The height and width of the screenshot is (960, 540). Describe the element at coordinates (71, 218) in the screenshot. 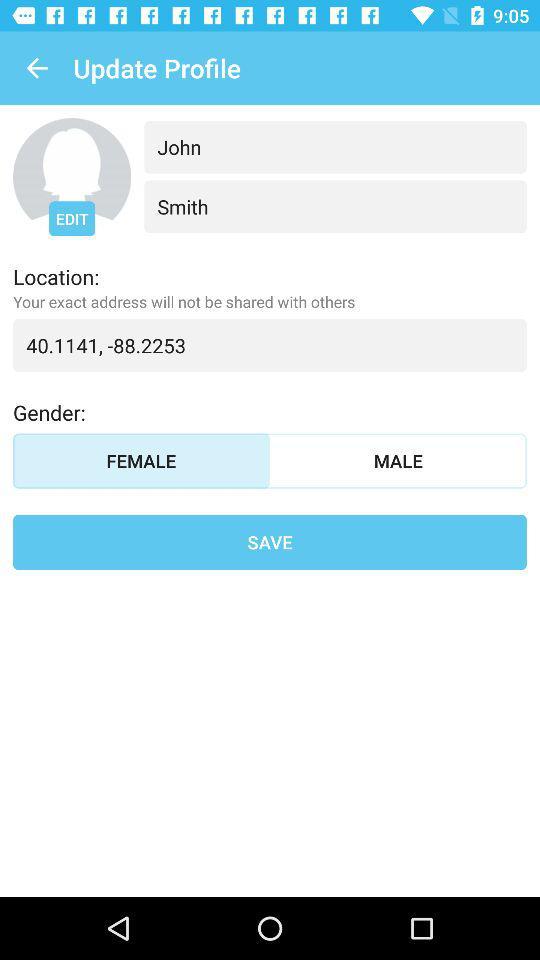

I see `the edit item` at that location.